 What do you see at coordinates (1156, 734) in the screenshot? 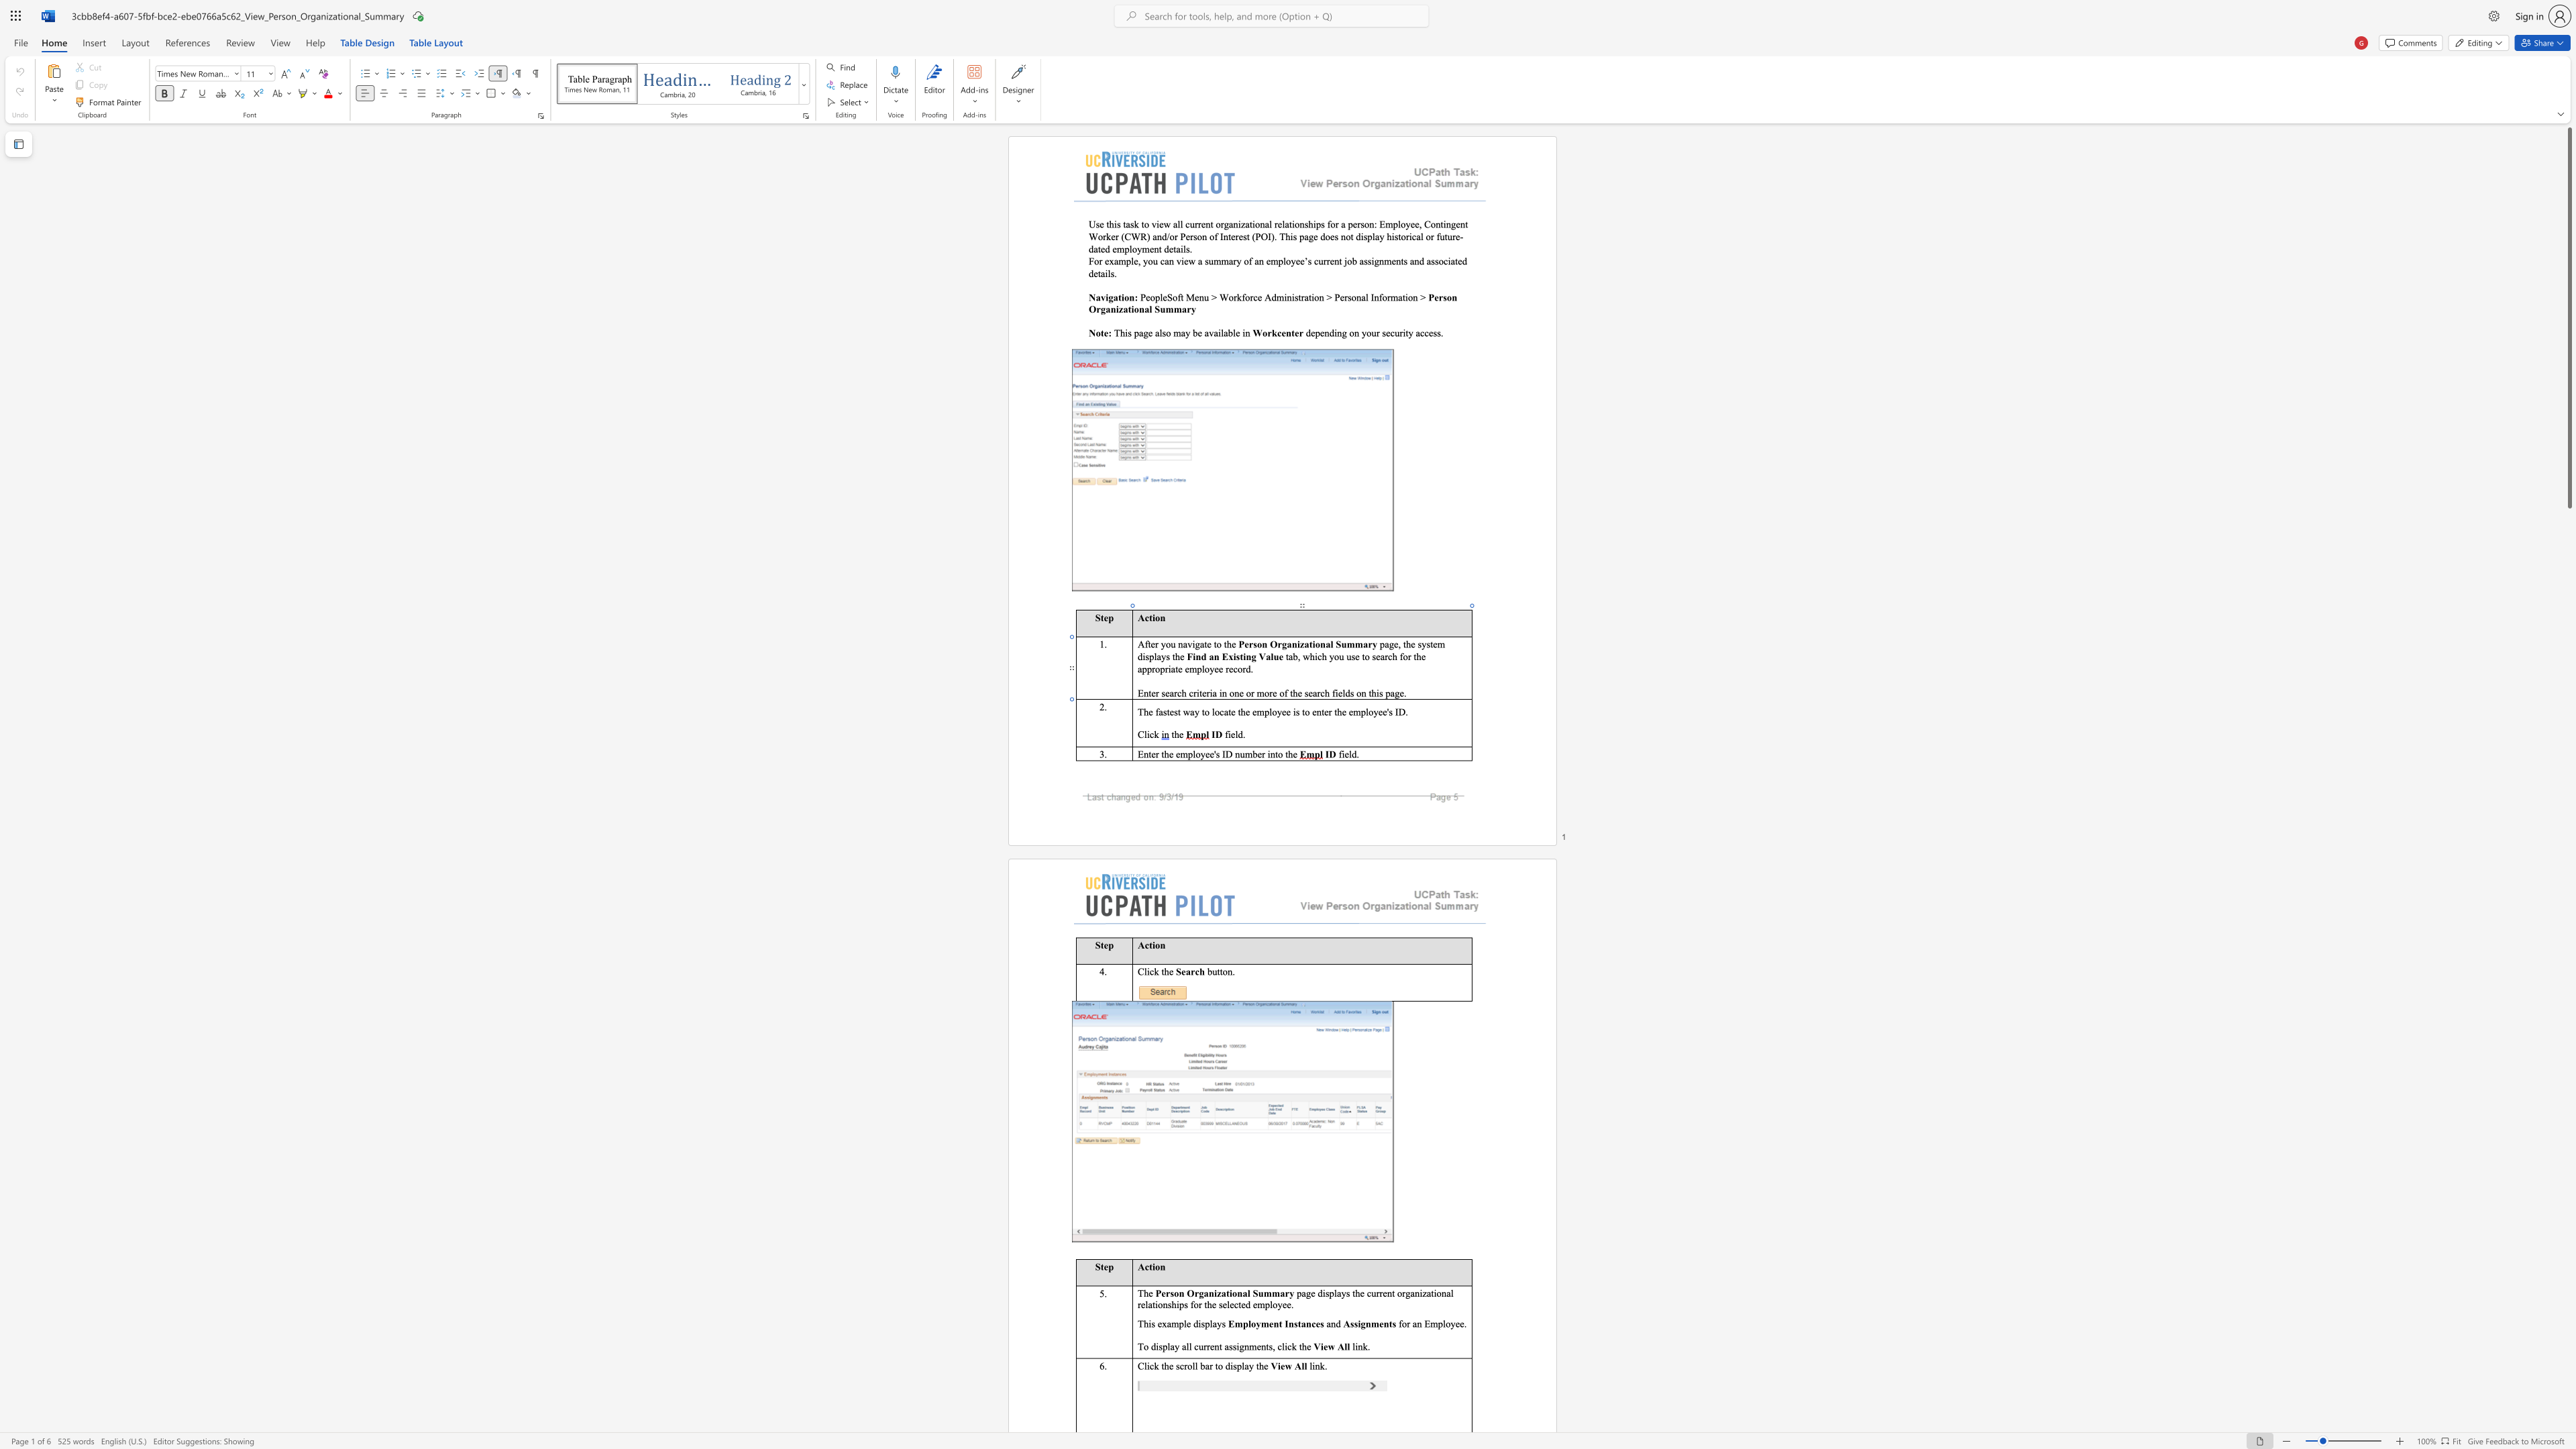
I see `the 1th character "k" in the text` at bounding box center [1156, 734].